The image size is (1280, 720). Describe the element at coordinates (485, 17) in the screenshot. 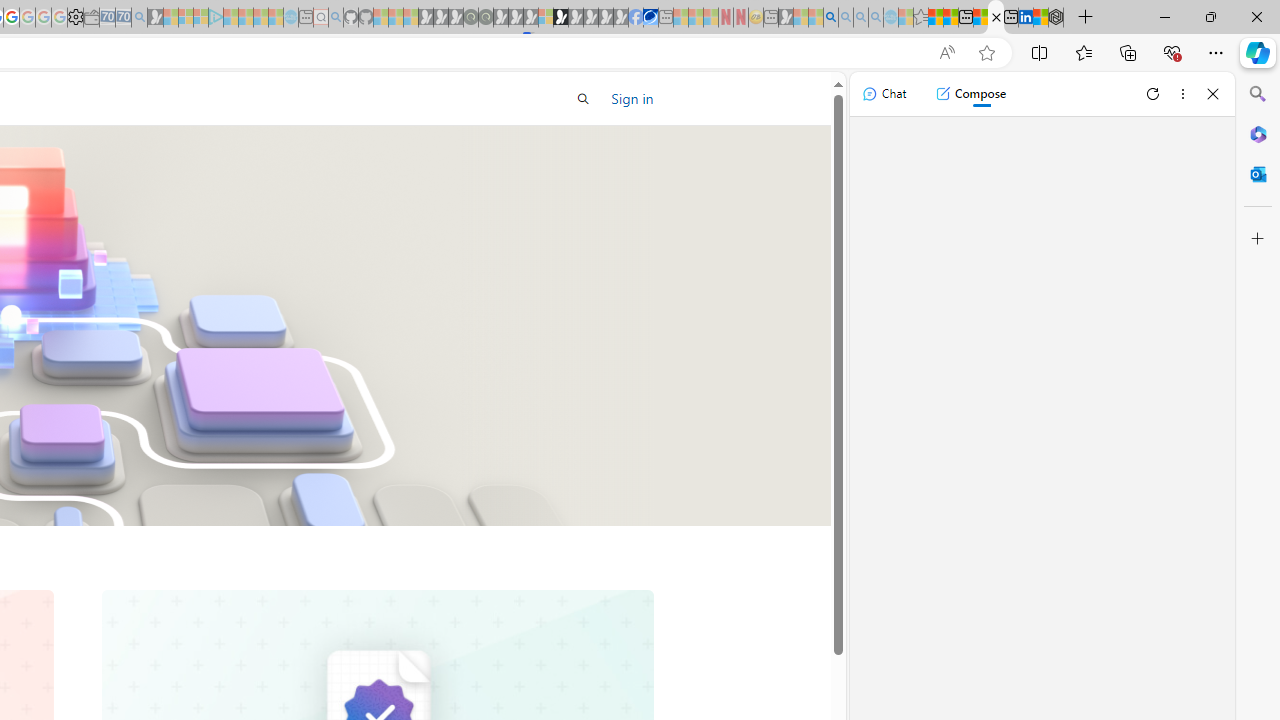

I see `'Future Focus Report 2024 - Sleeping'` at that location.